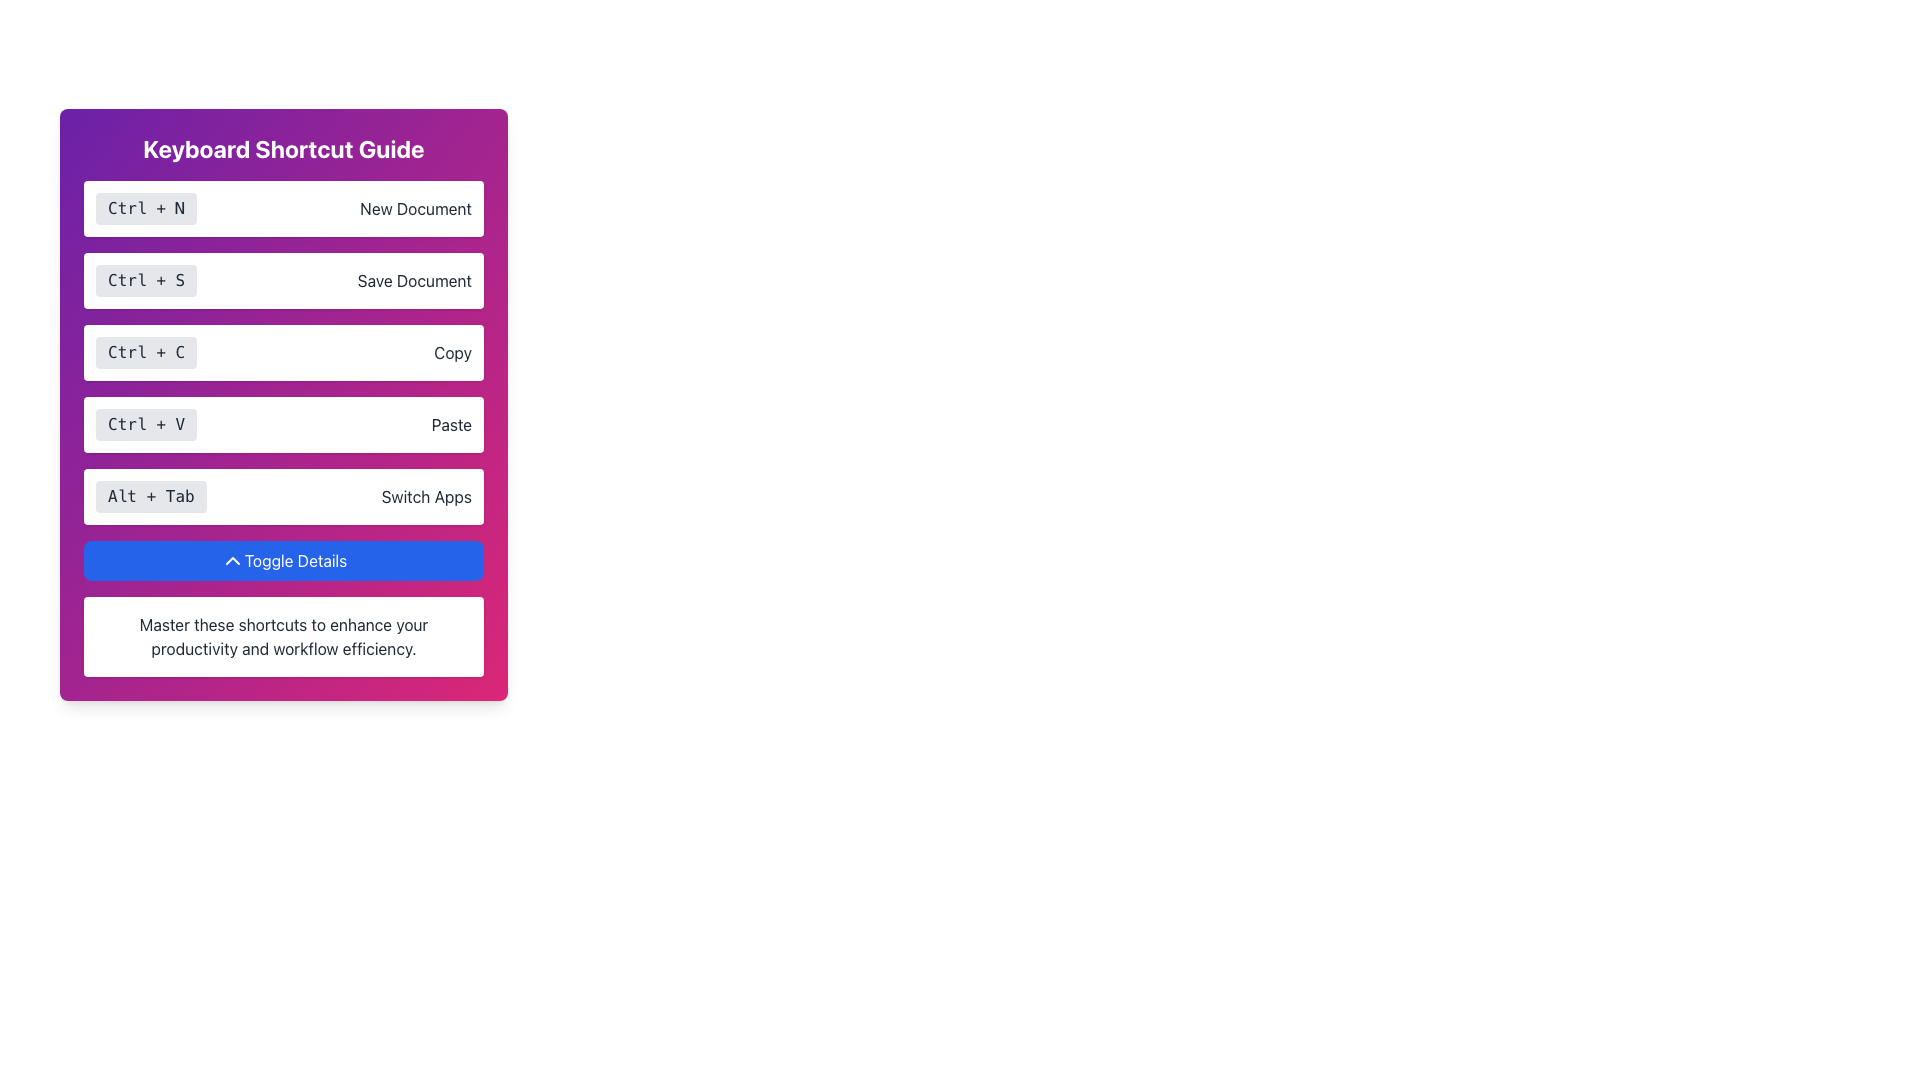 This screenshot has height=1080, width=1920. I want to click on the 'Copy' text label which indicates the action associated with the keyboard shortcut 'Ctrl + C' in the Keyboard Shortcut Guide, so click(452, 352).